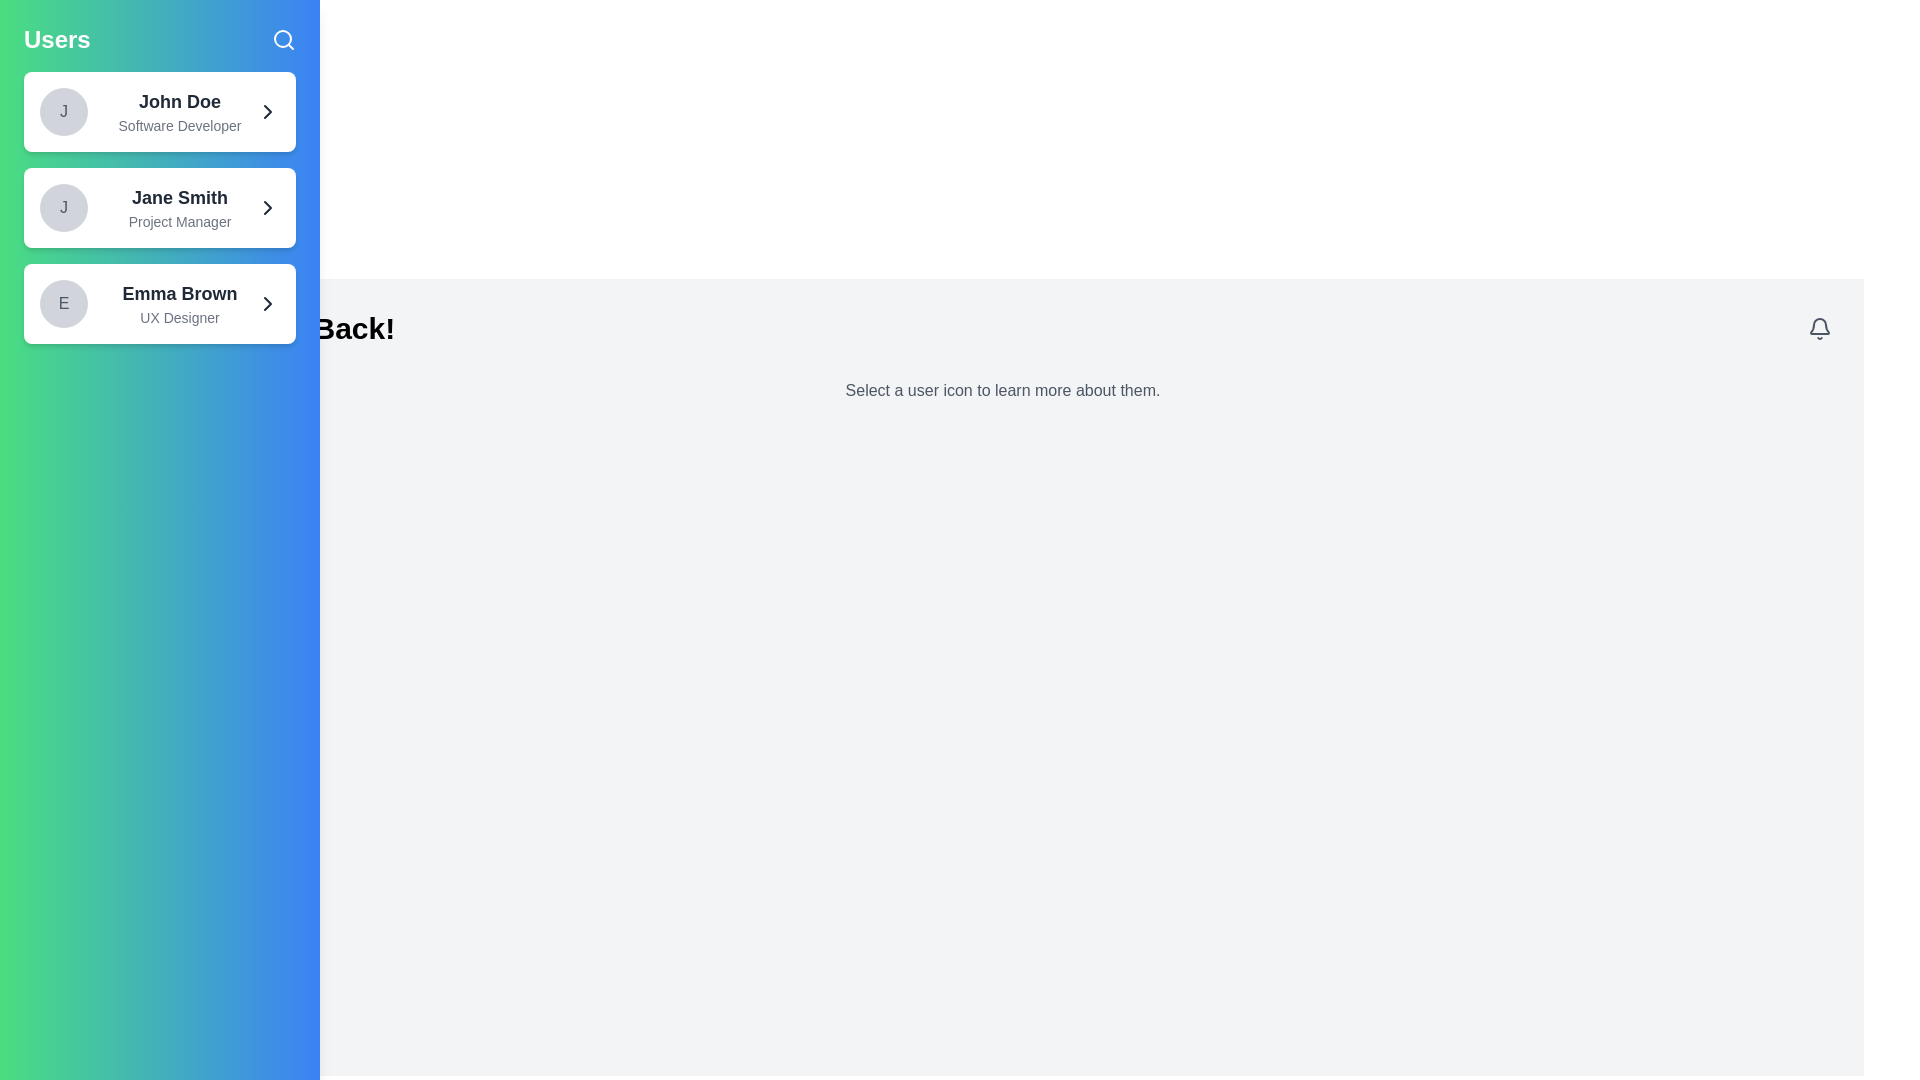 Image resolution: width=1920 pixels, height=1080 pixels. Describe the element at coordinates (39, 39) in the screenshot. I see `the toggle button at the top-left corner to toggle the drawer open or closed` at that location.